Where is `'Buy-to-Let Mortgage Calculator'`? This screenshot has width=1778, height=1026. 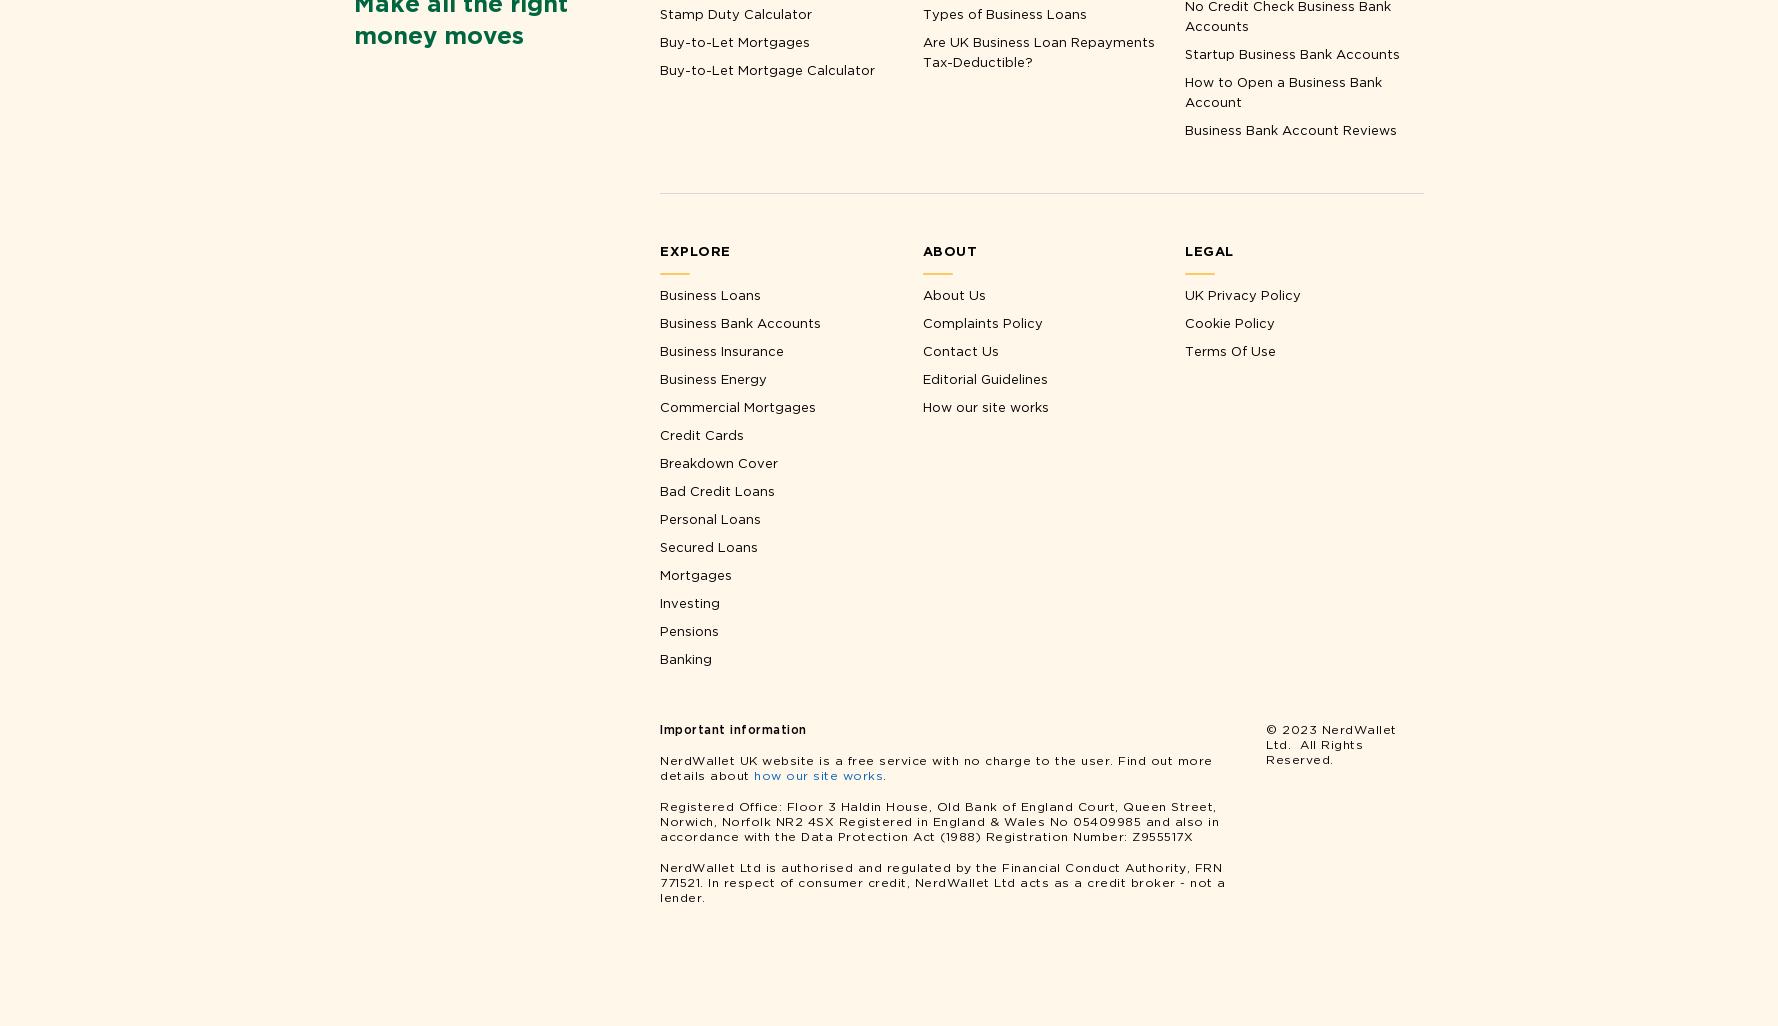
'Buy-to-Let Mortgage Calculator' is located at coordinates (767, 68).